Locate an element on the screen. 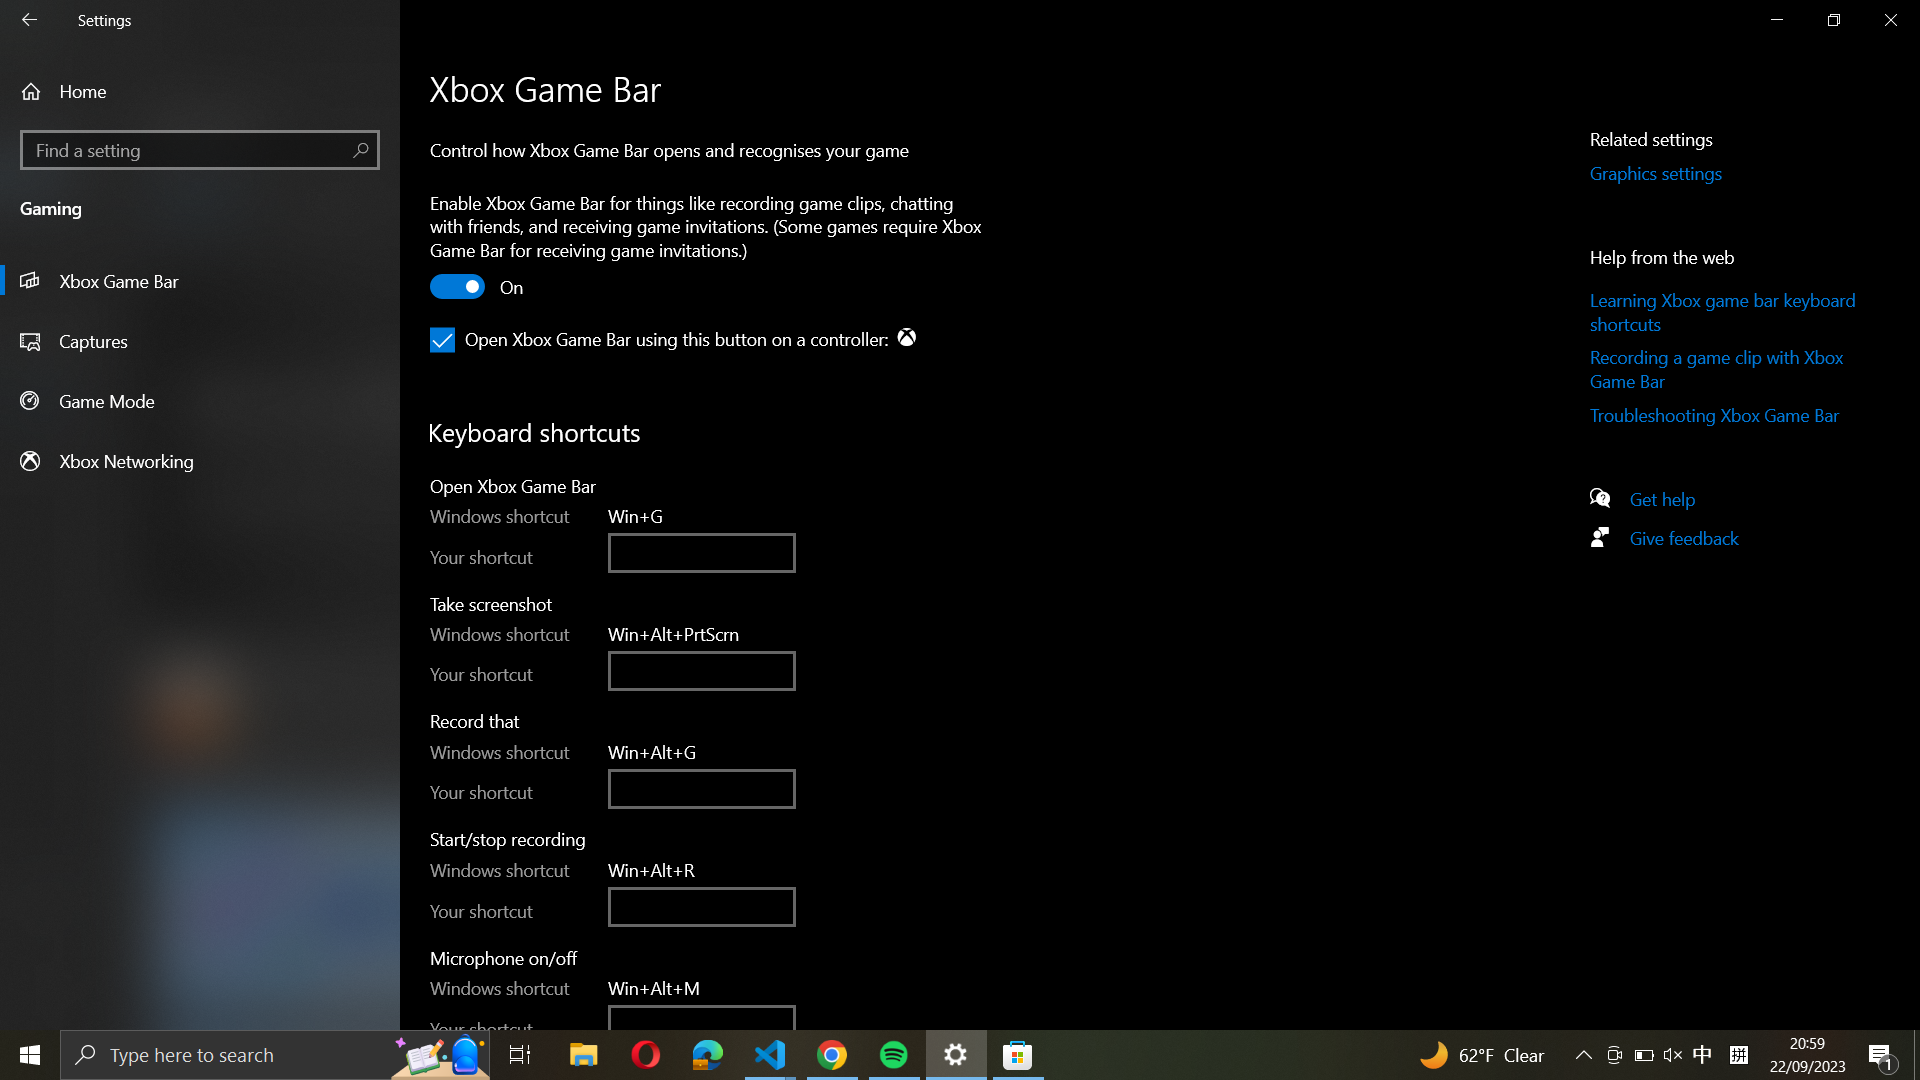 The width and height of the screenshot is (1920, 1080). the Xbox Game Bar Keyboard Shortcut educational page is located at coordinates (1725, 312).